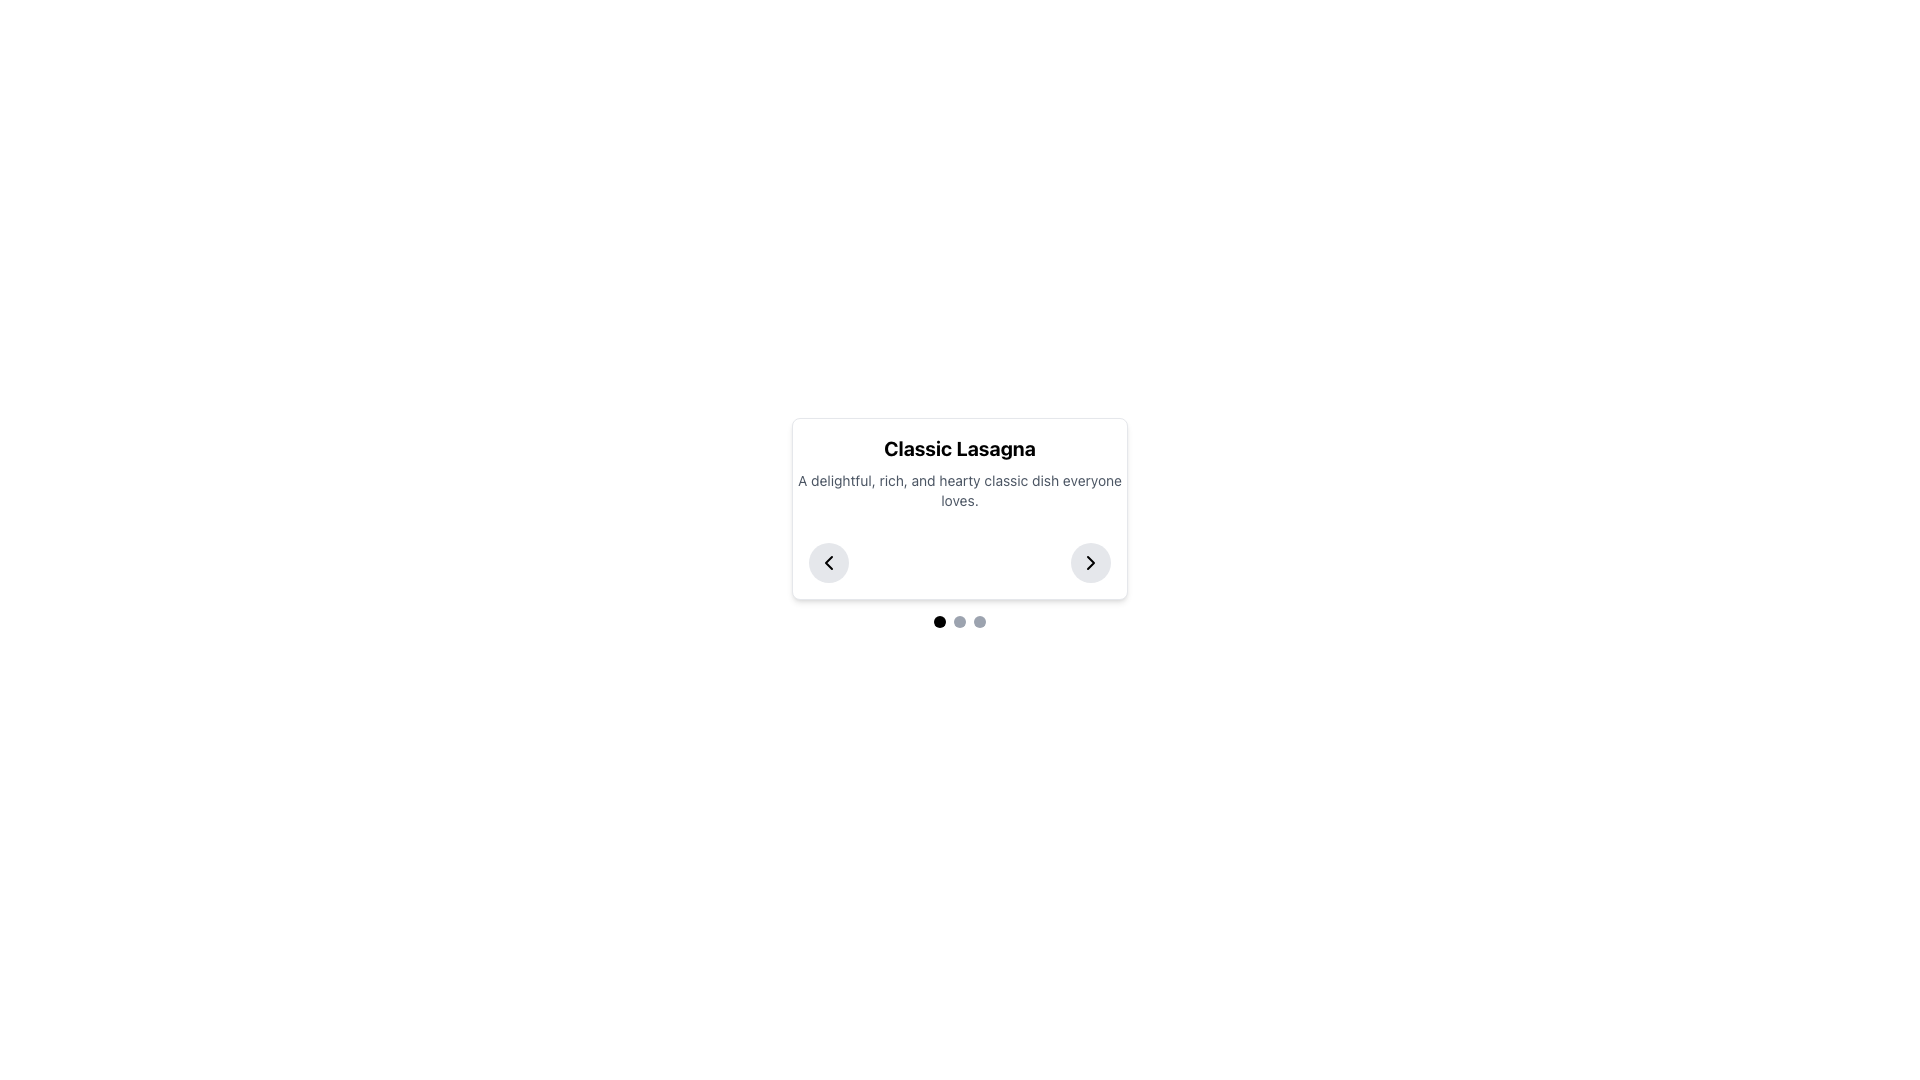 This screenshot has height=1080, width=1920. I want to click on the second gray circular indicator of the Indicator component below the 'Classic Lasagna' section, so click(960, 620).